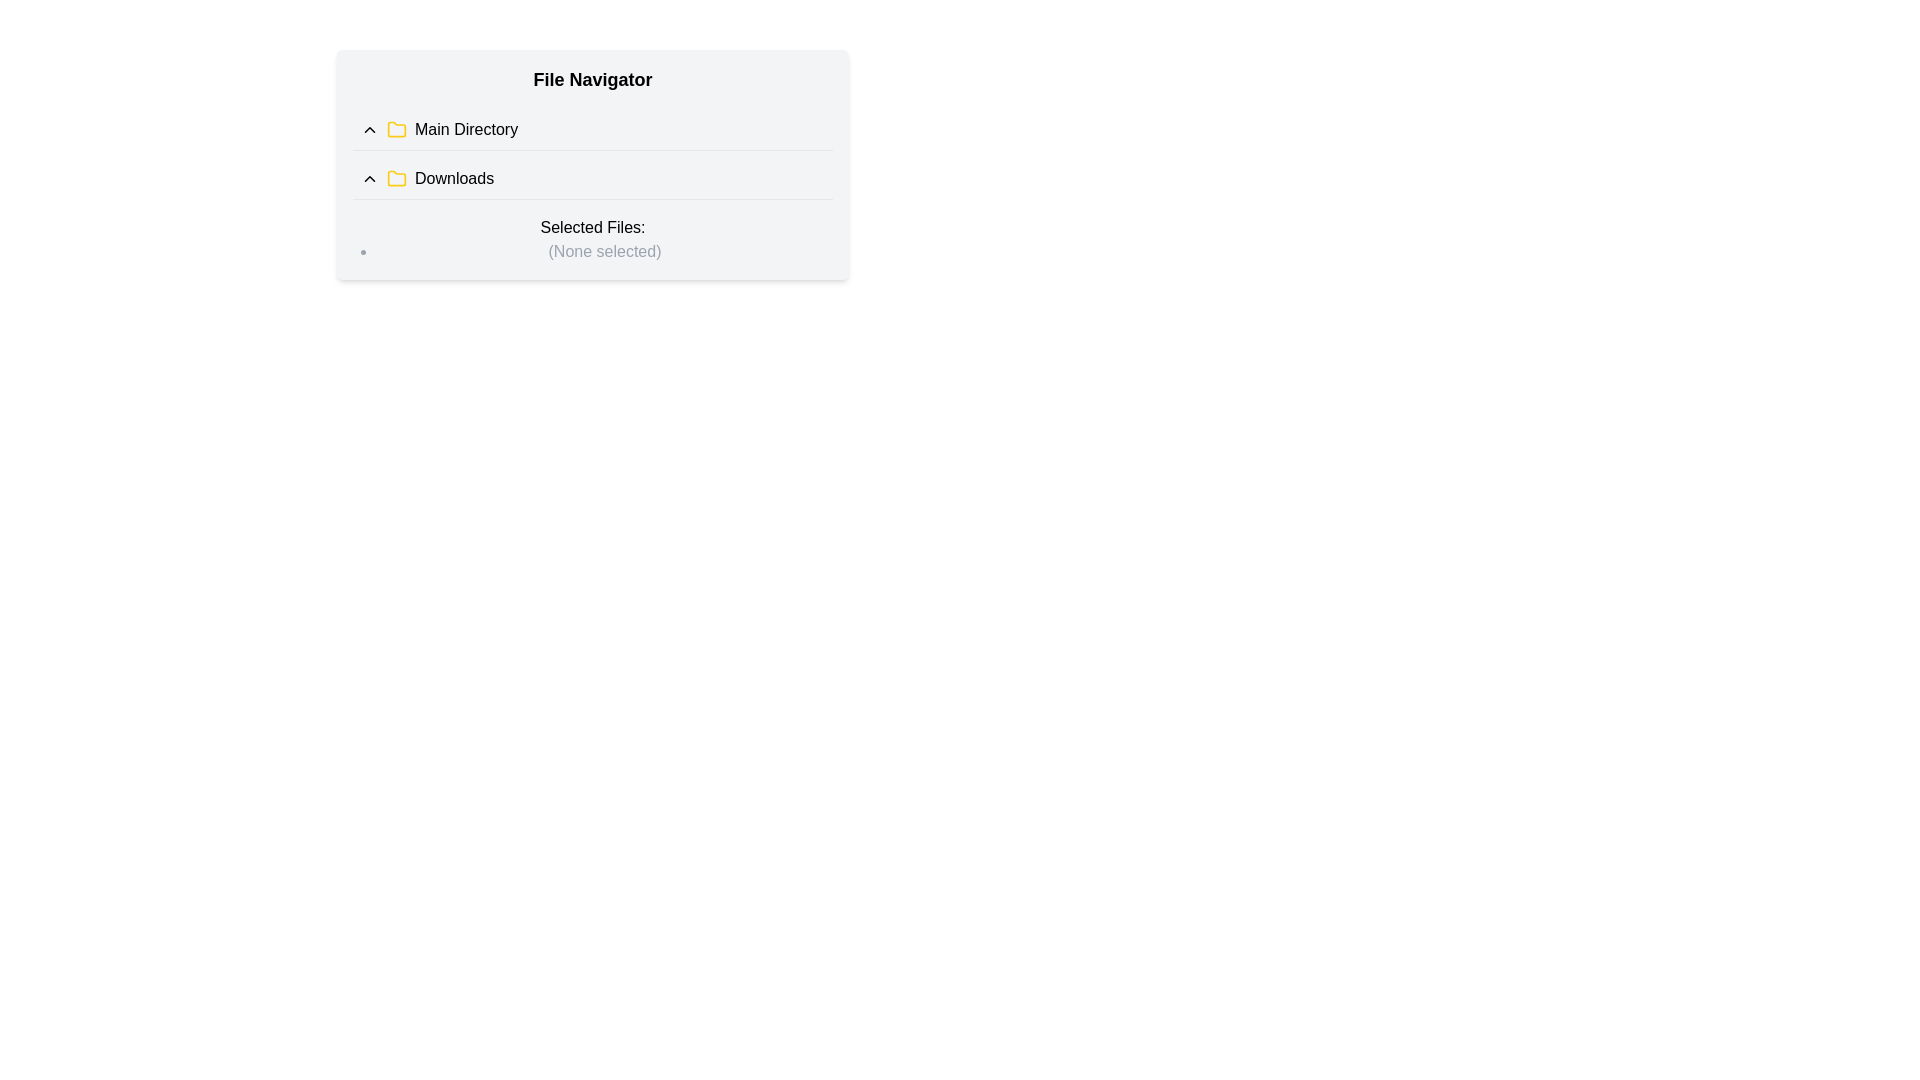 This screenshot has height=1080, width=1920. Describe the element at coordinates (603, 250) in the screenshot. I see `the static text label displaying '(None selected)' in gray color, located under the 'Selected Files:' heading in the file navigation sidebar` at that location.